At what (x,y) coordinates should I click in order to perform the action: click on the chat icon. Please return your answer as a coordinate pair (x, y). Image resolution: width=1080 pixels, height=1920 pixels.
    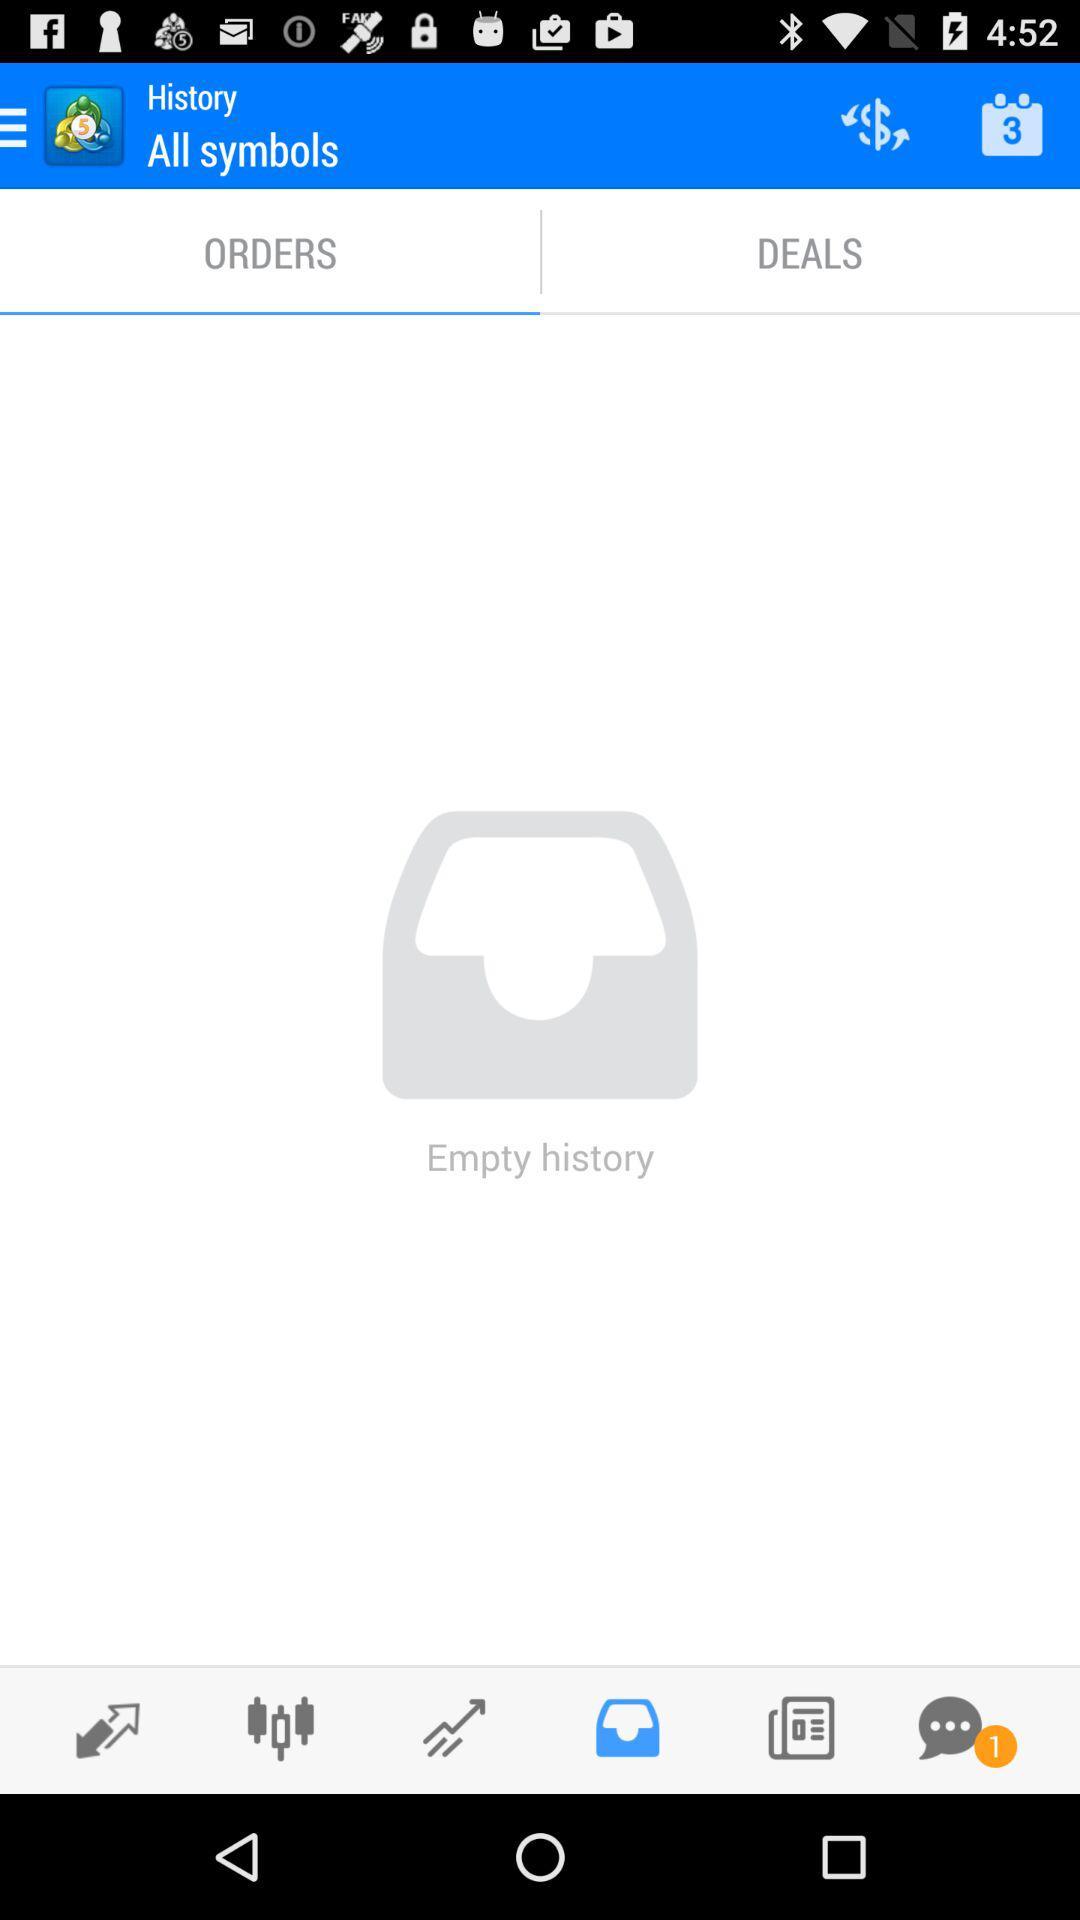
    Looking at the image, I should click on (949, 1848).